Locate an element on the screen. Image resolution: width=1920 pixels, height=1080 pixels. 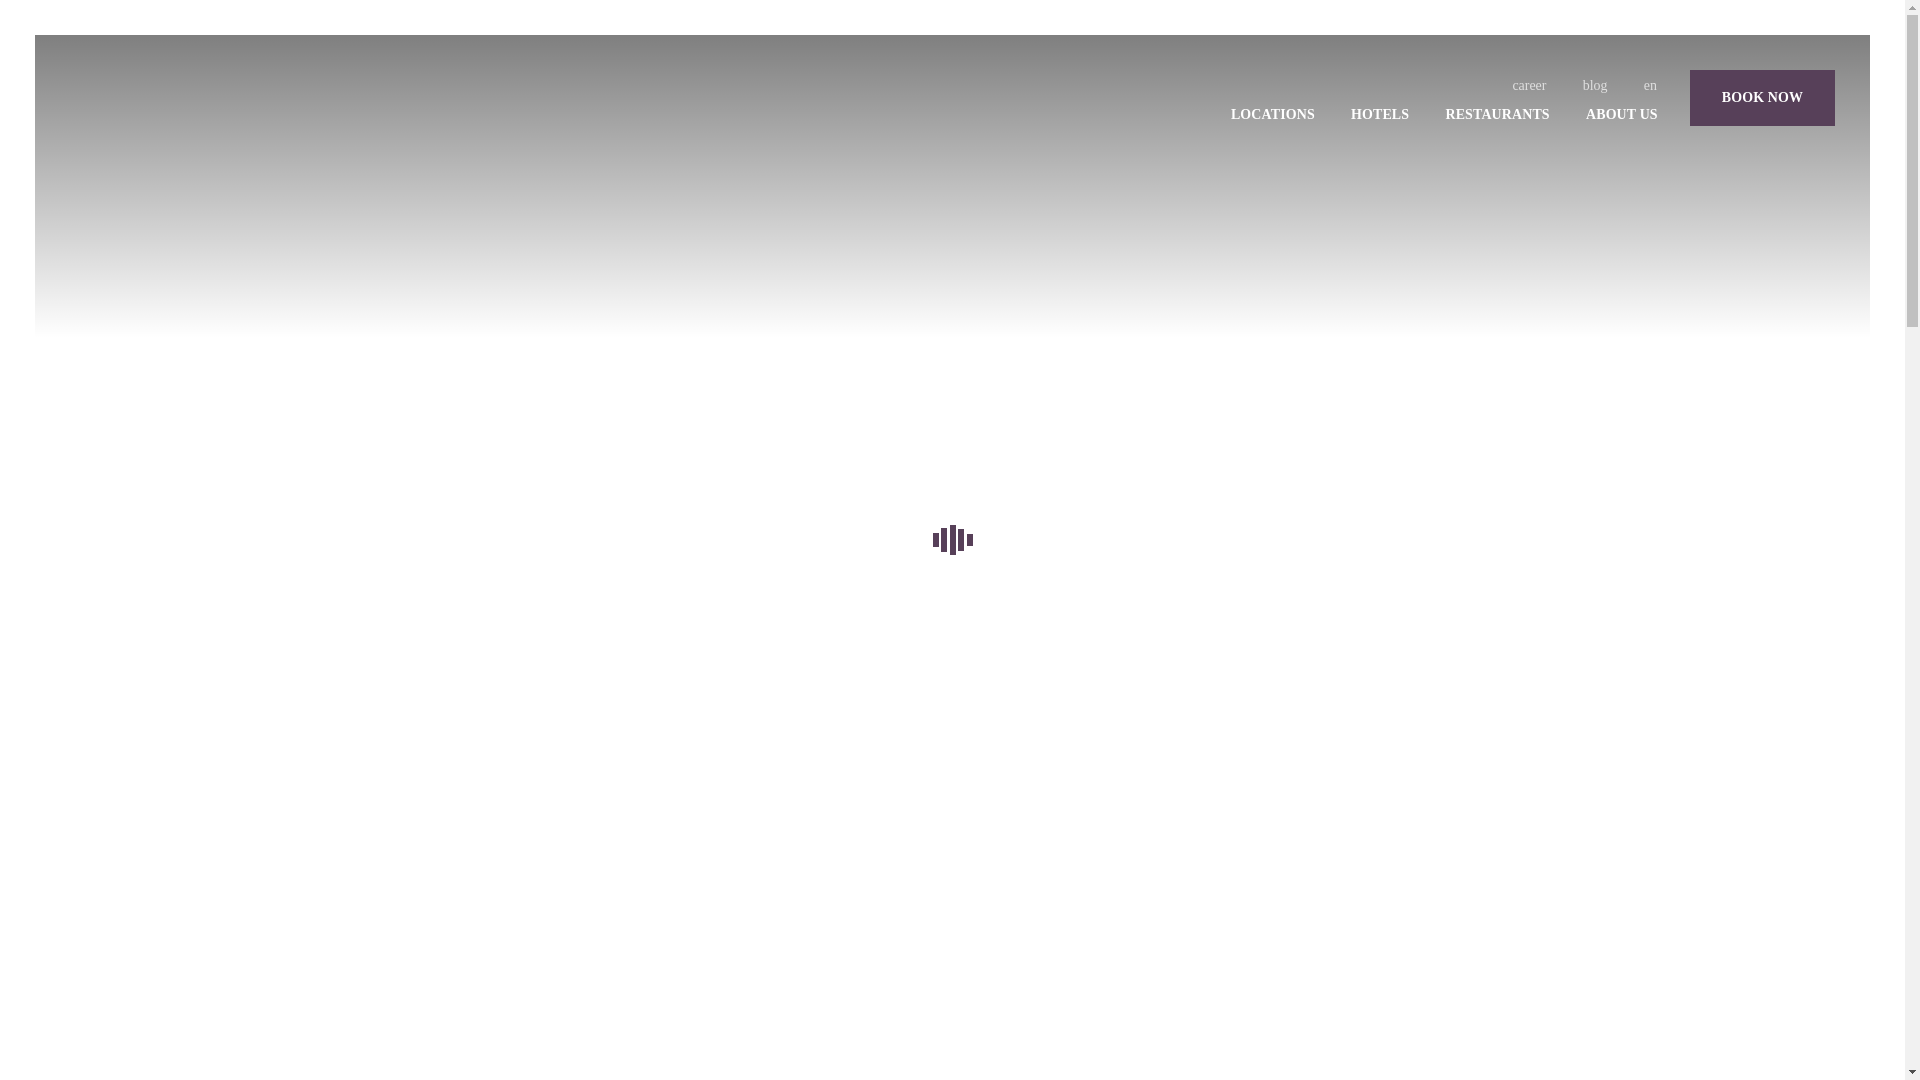
'BOOK NOW' is located at coordinates (1762, 97).